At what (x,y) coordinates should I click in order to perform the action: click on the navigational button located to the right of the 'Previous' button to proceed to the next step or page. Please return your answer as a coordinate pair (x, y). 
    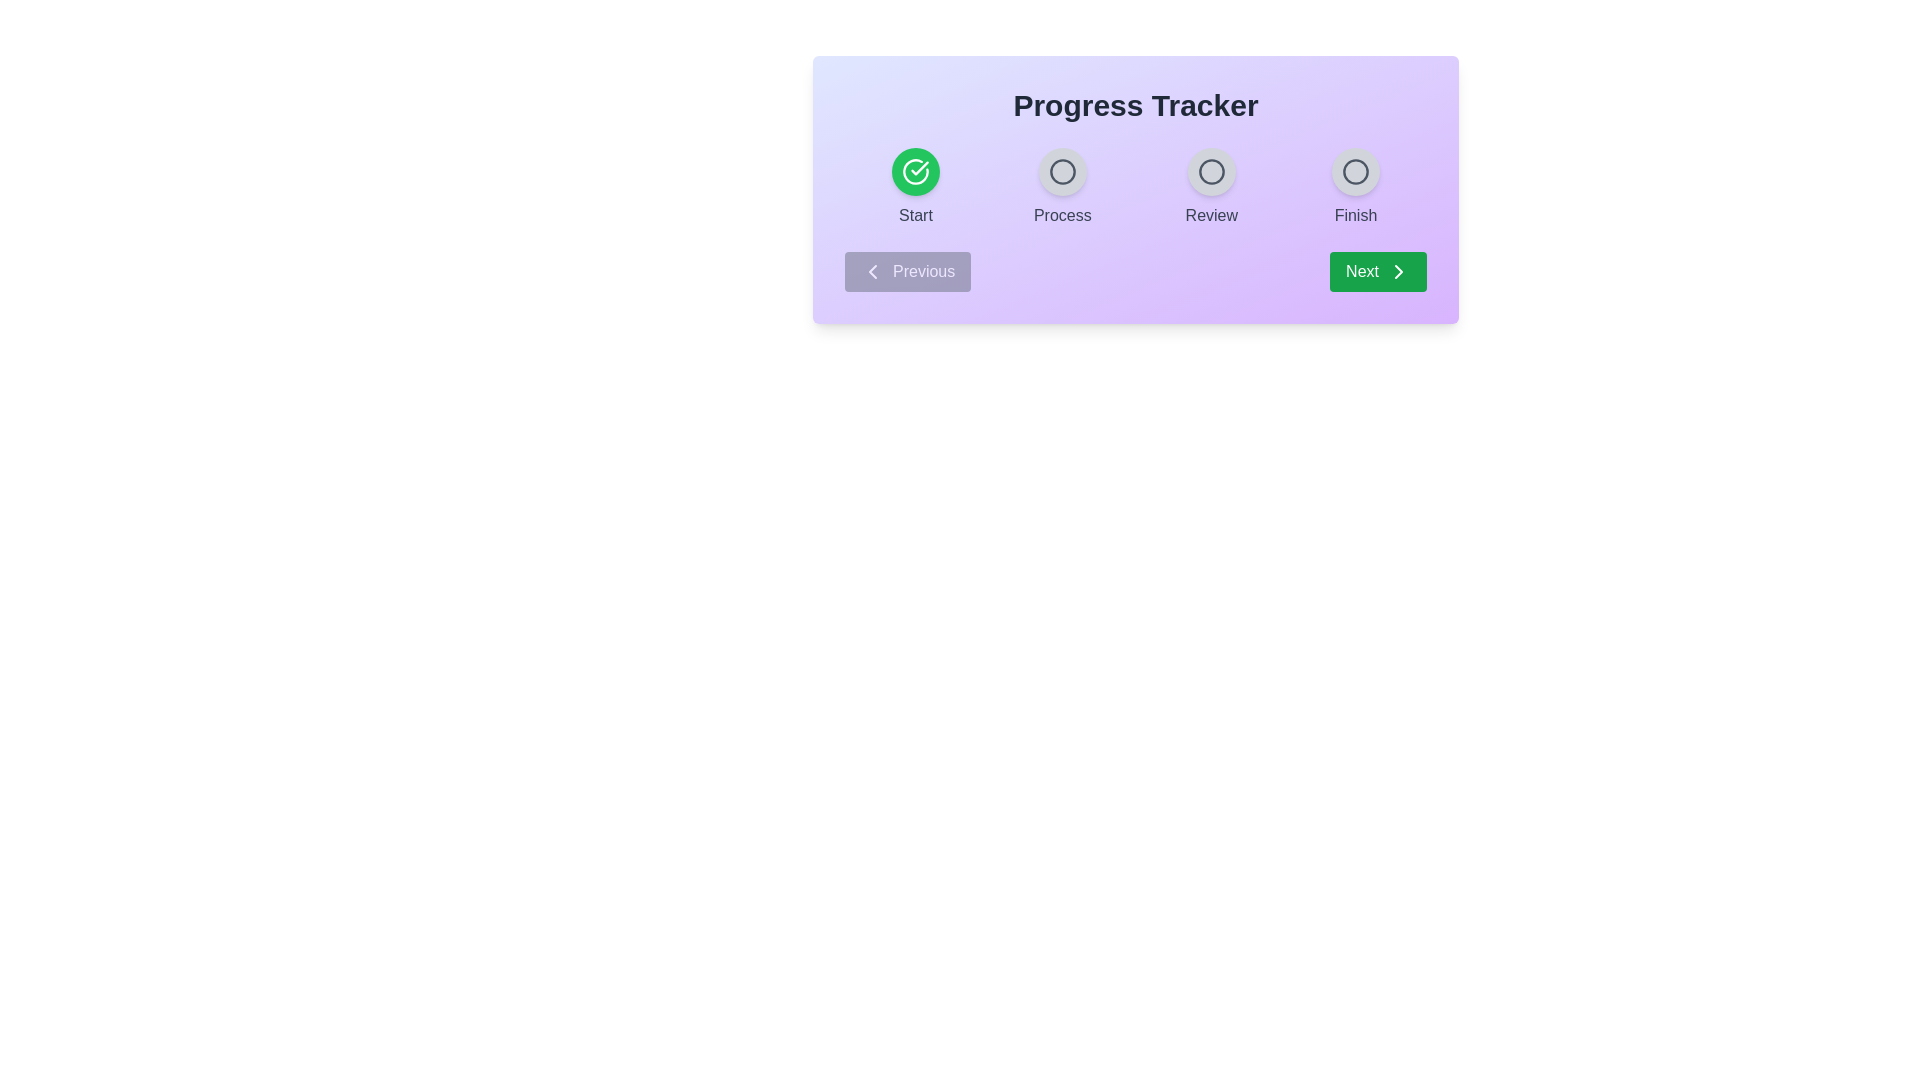
    Looking at the image, I should click on (1377, 272).